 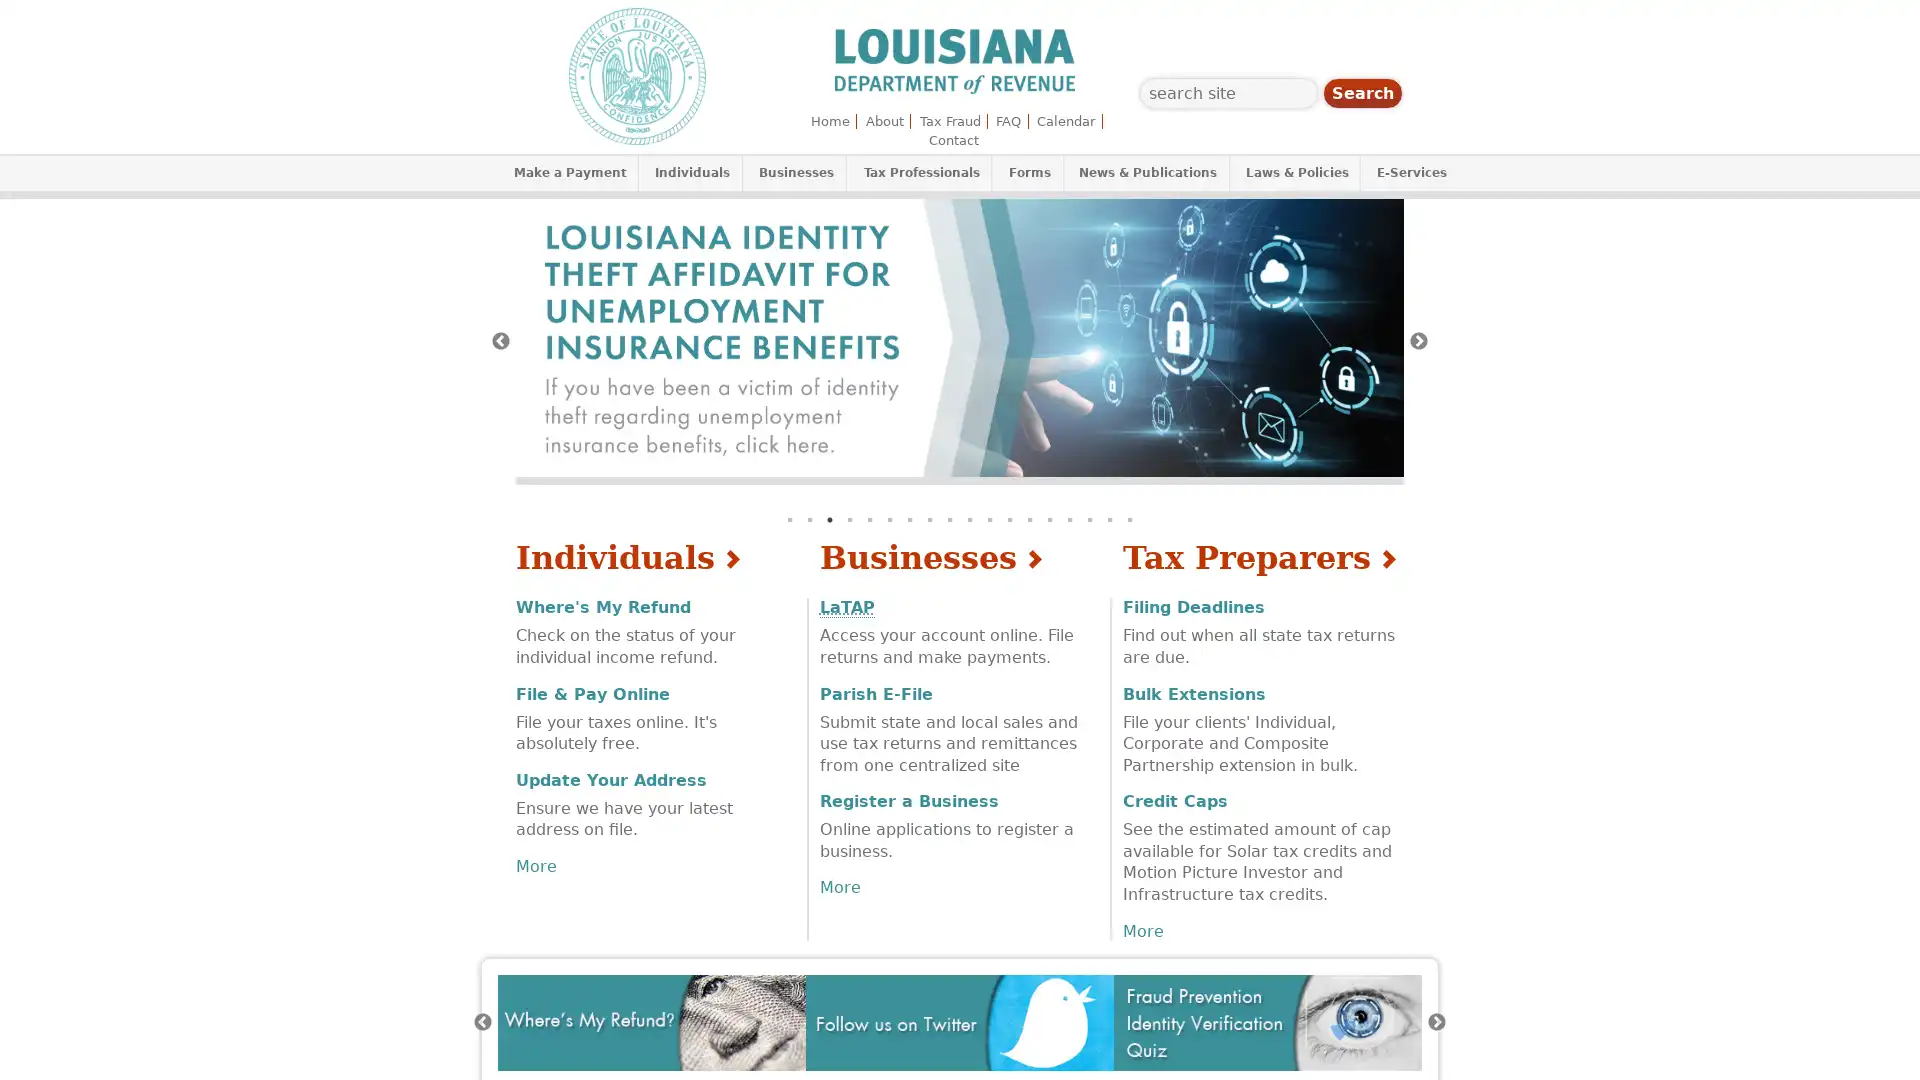 I want to click on 10, so click(x=969, y=519).